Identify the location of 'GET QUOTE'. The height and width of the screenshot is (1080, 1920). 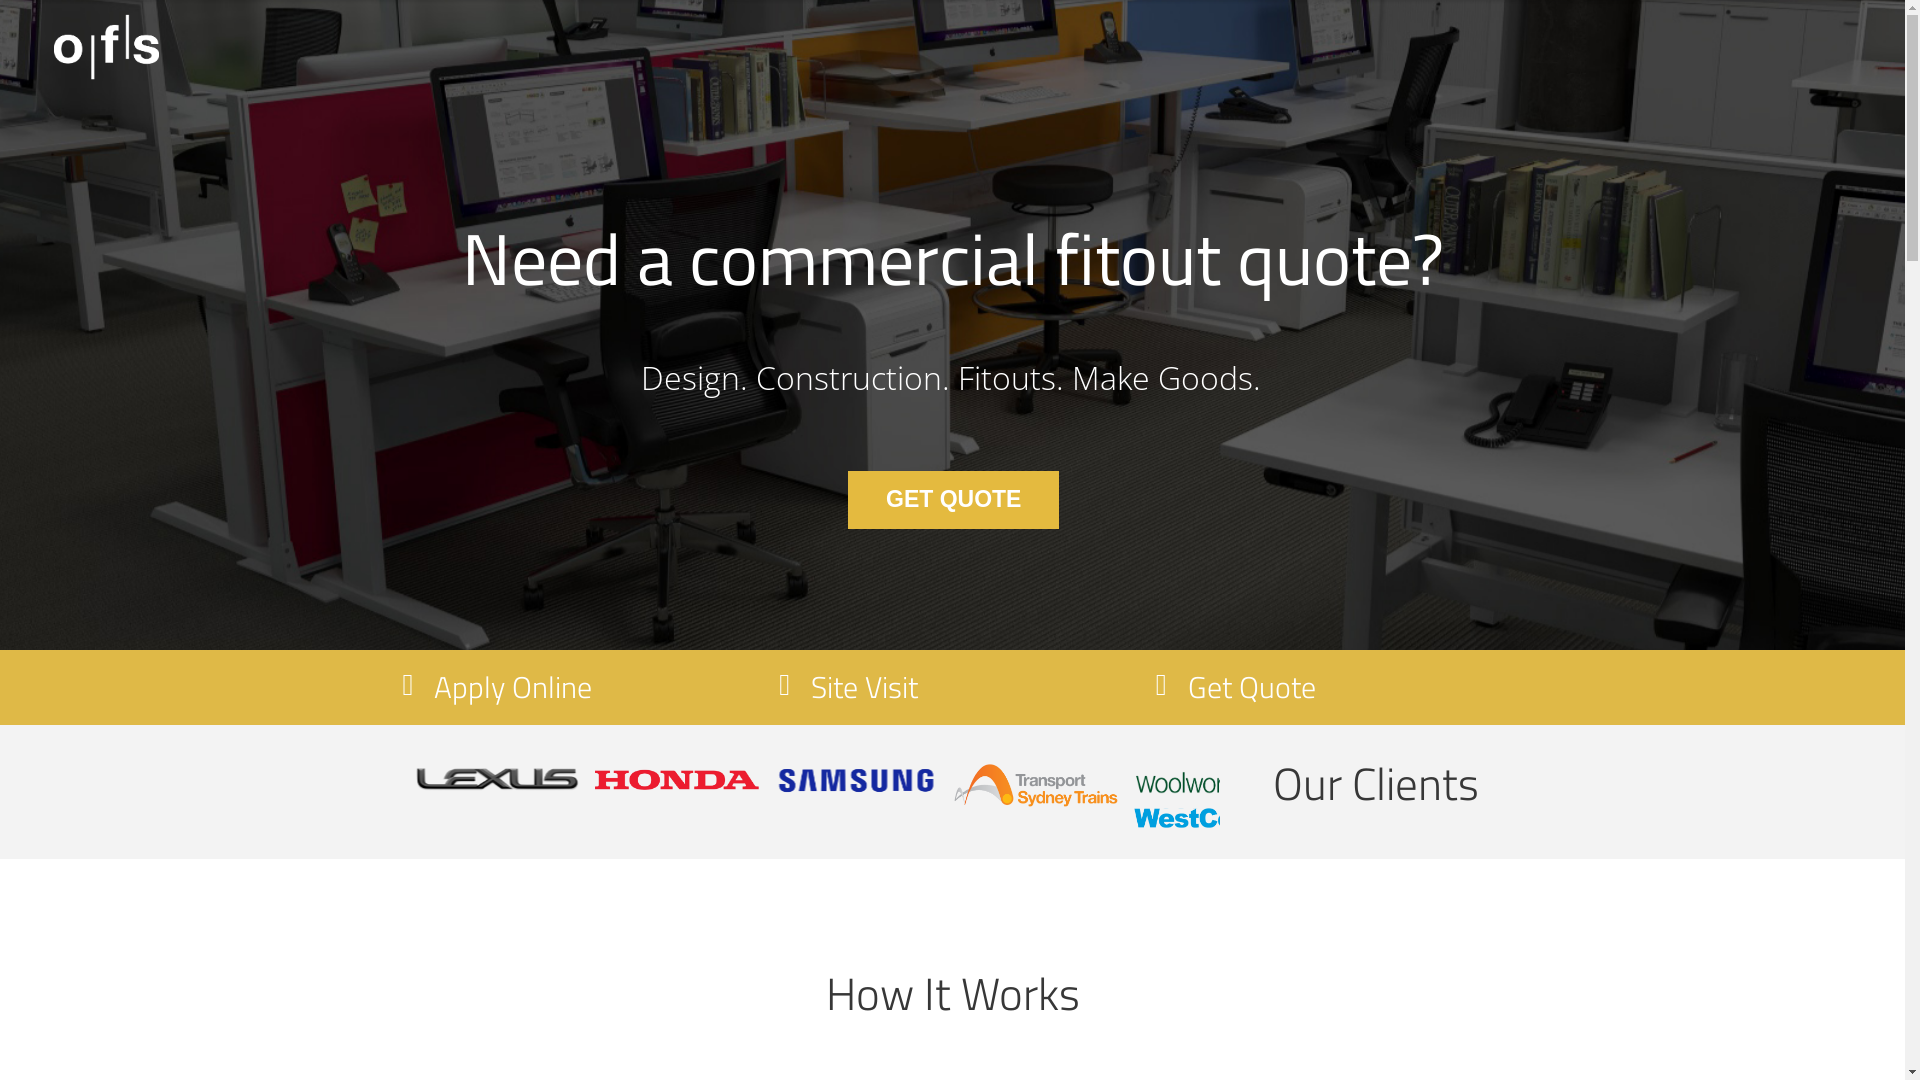
(952, 499).